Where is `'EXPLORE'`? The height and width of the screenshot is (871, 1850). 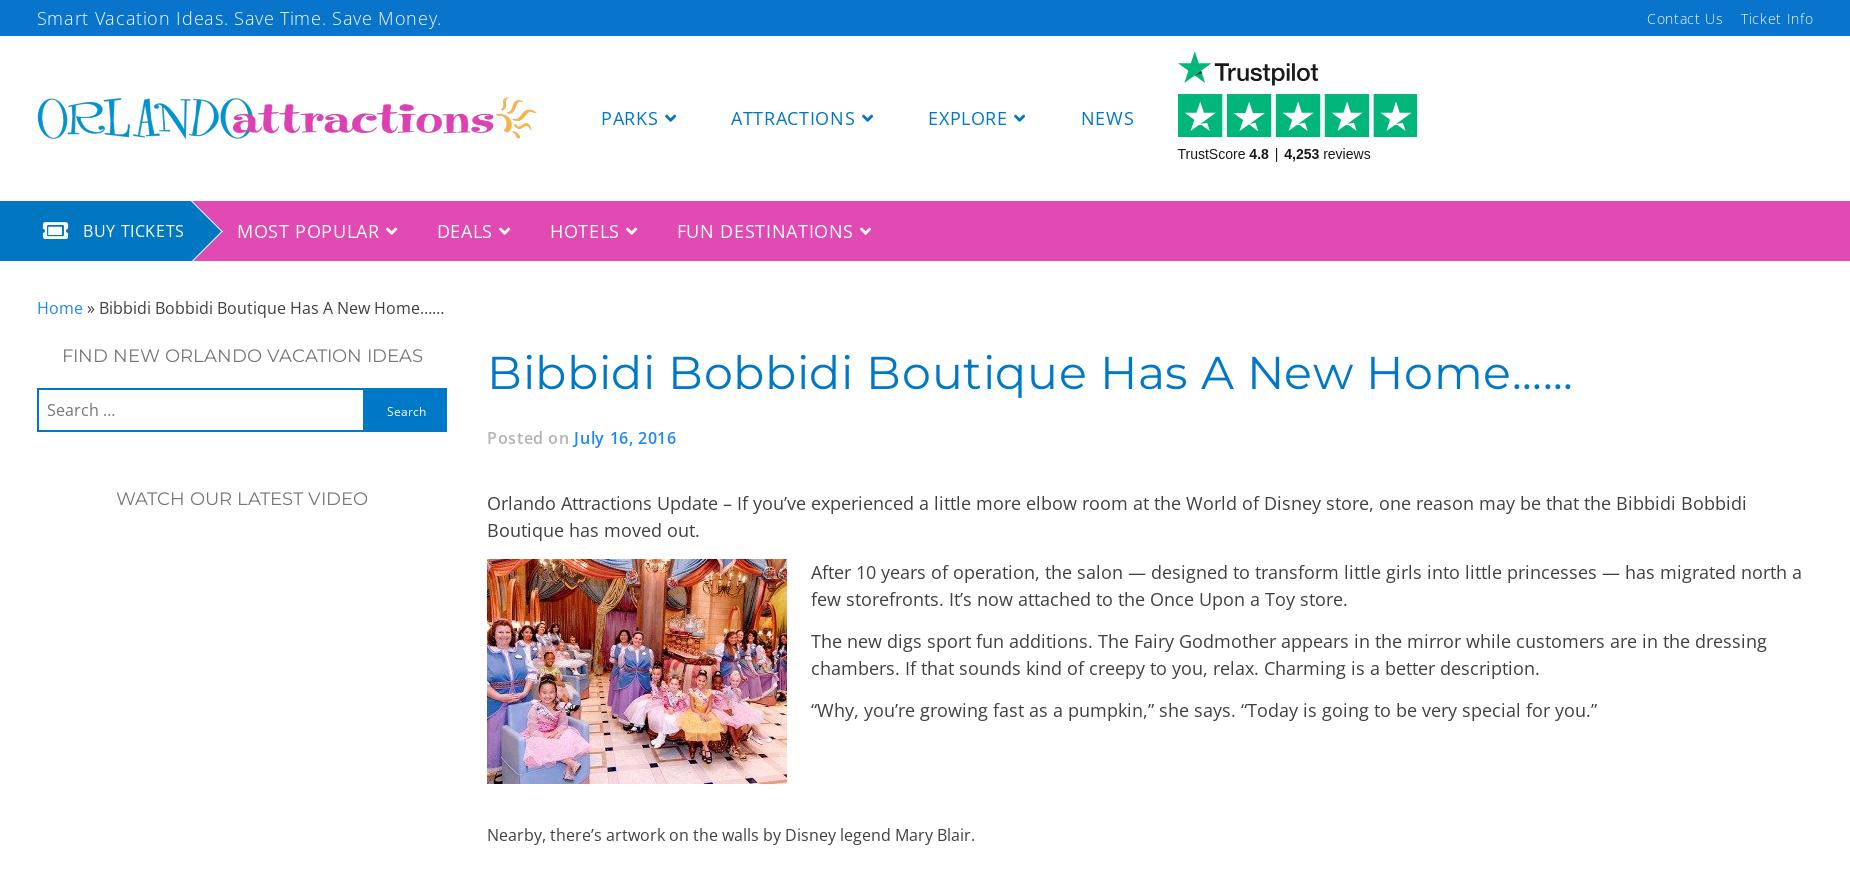
'EXPLORE' is located at coordinates (966, 117).